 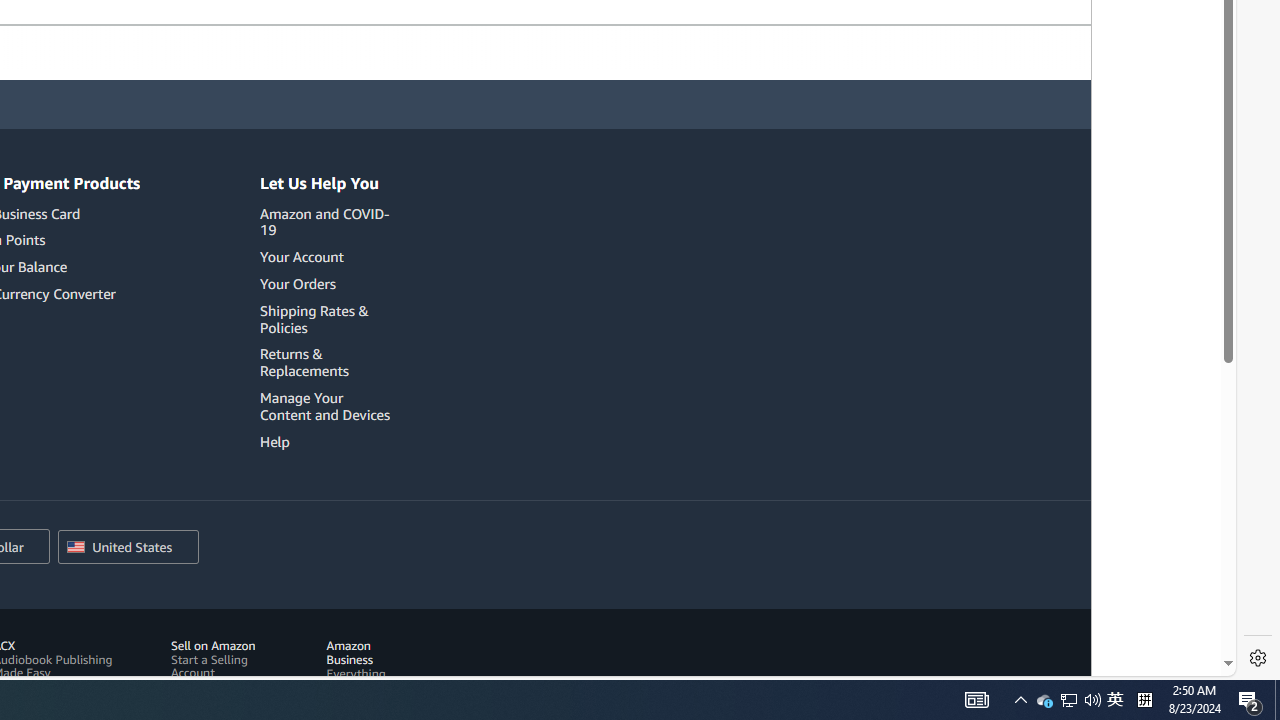 What do you see at coordinates (301, 256) in the screenshot?
I see `'Your Account'` at bounding box center [301, 256].